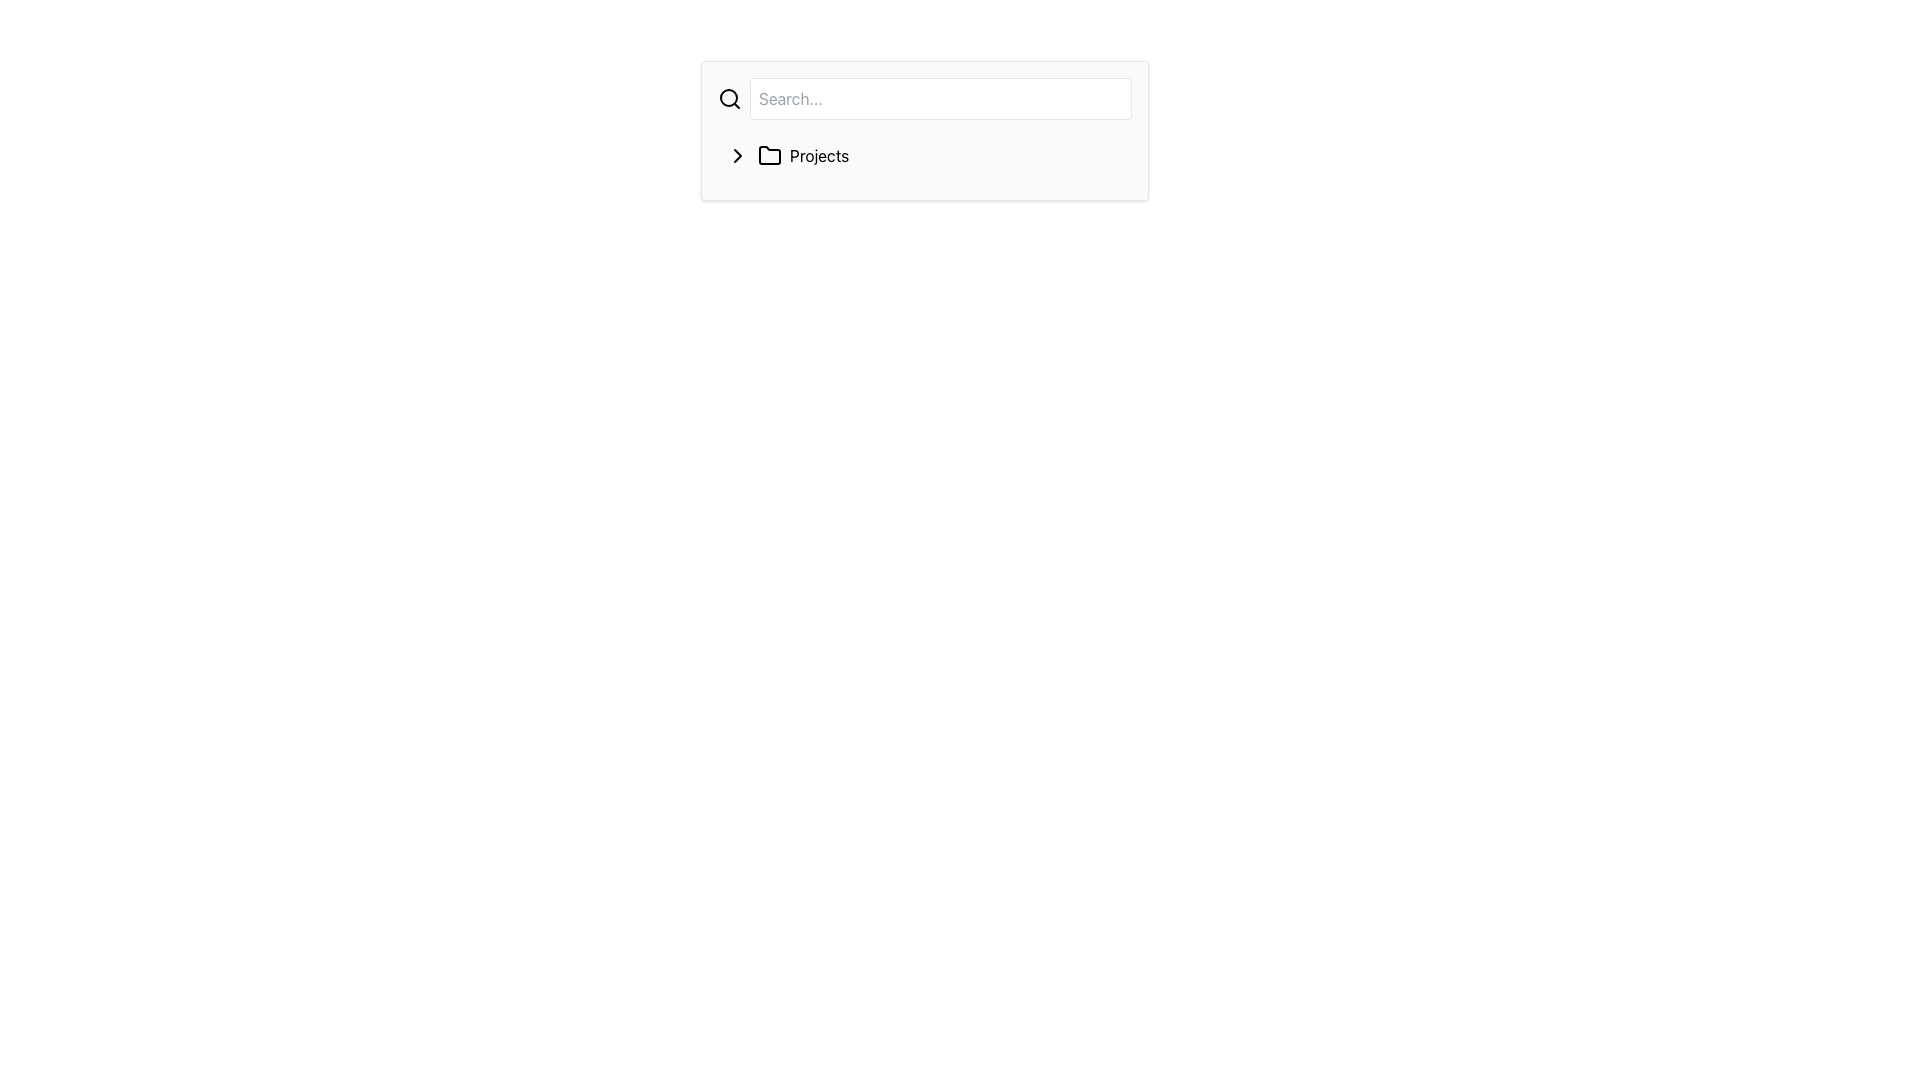  I want to click on the folder icon representing the 'Projects' section for any visual feedback, so click(768, 154).